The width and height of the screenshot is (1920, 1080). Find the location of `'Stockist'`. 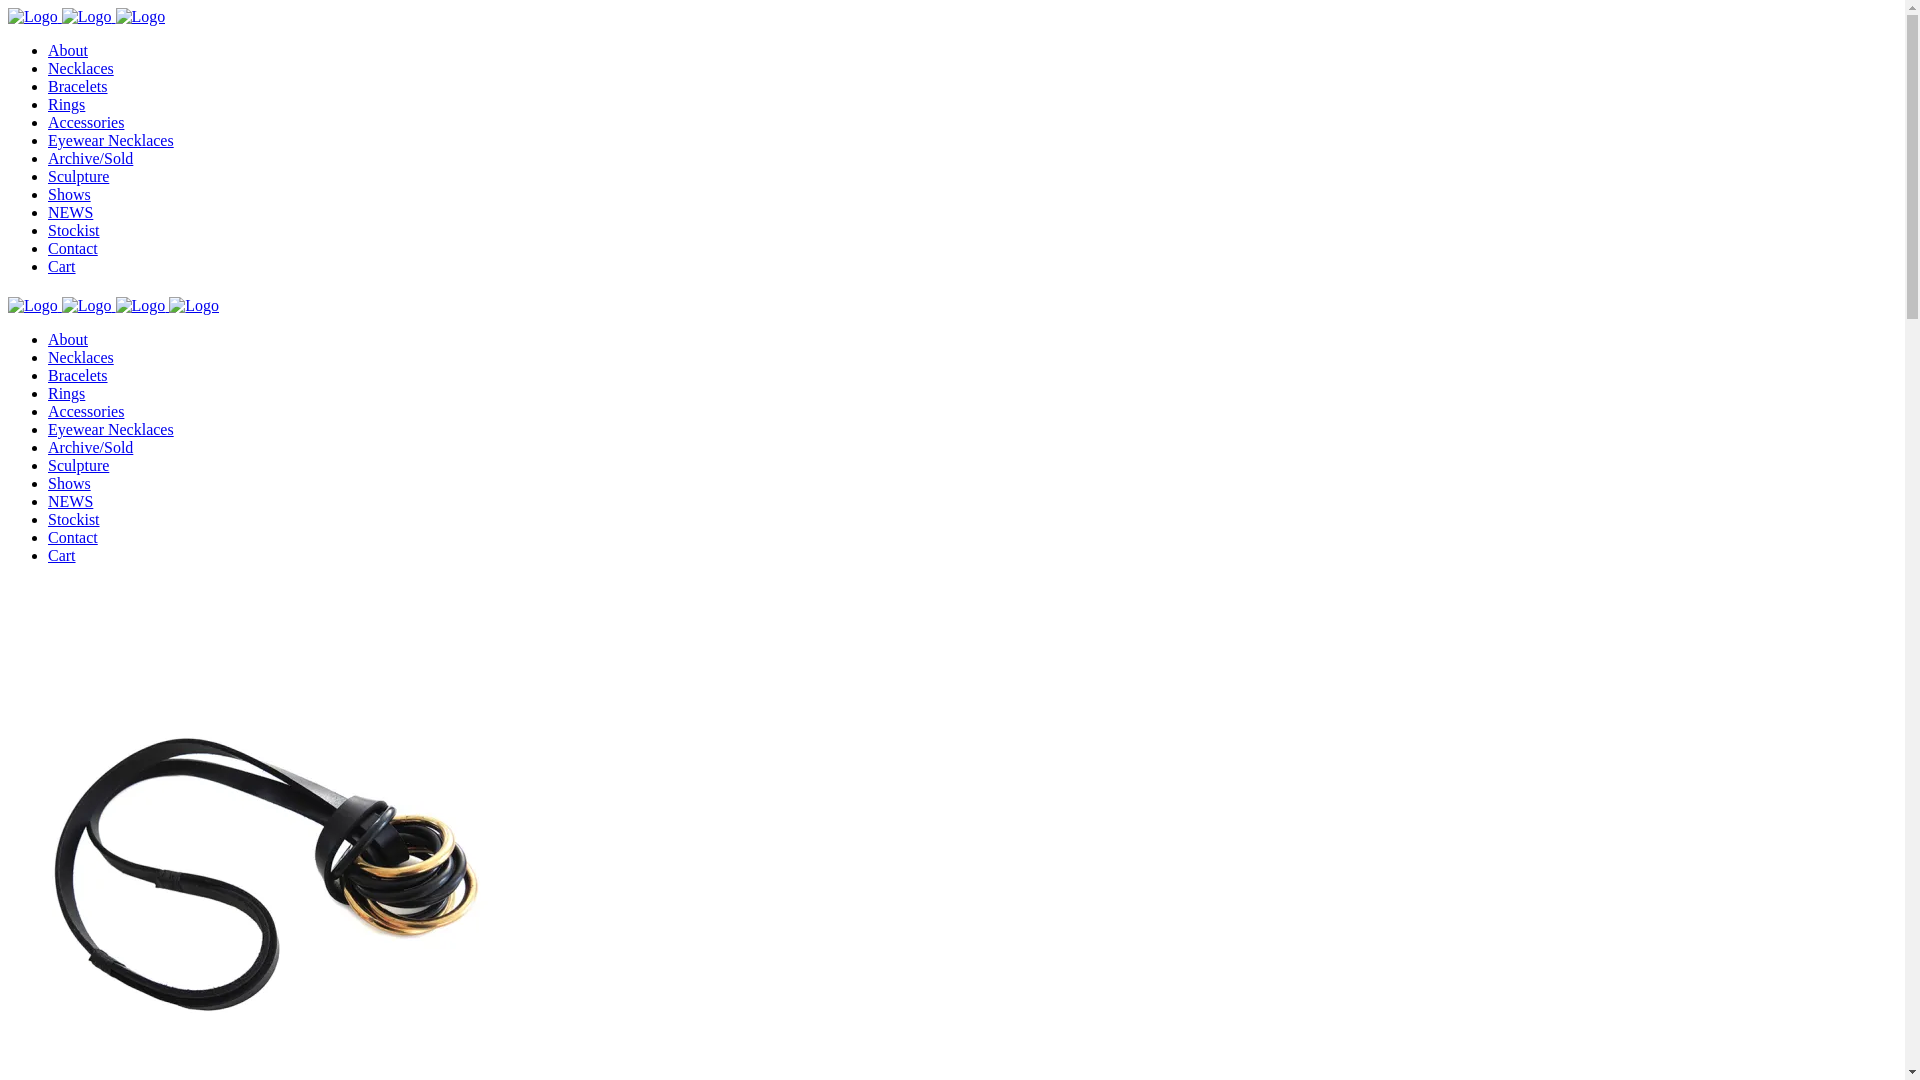

'Stockist' is located at coordinates (73, 518).